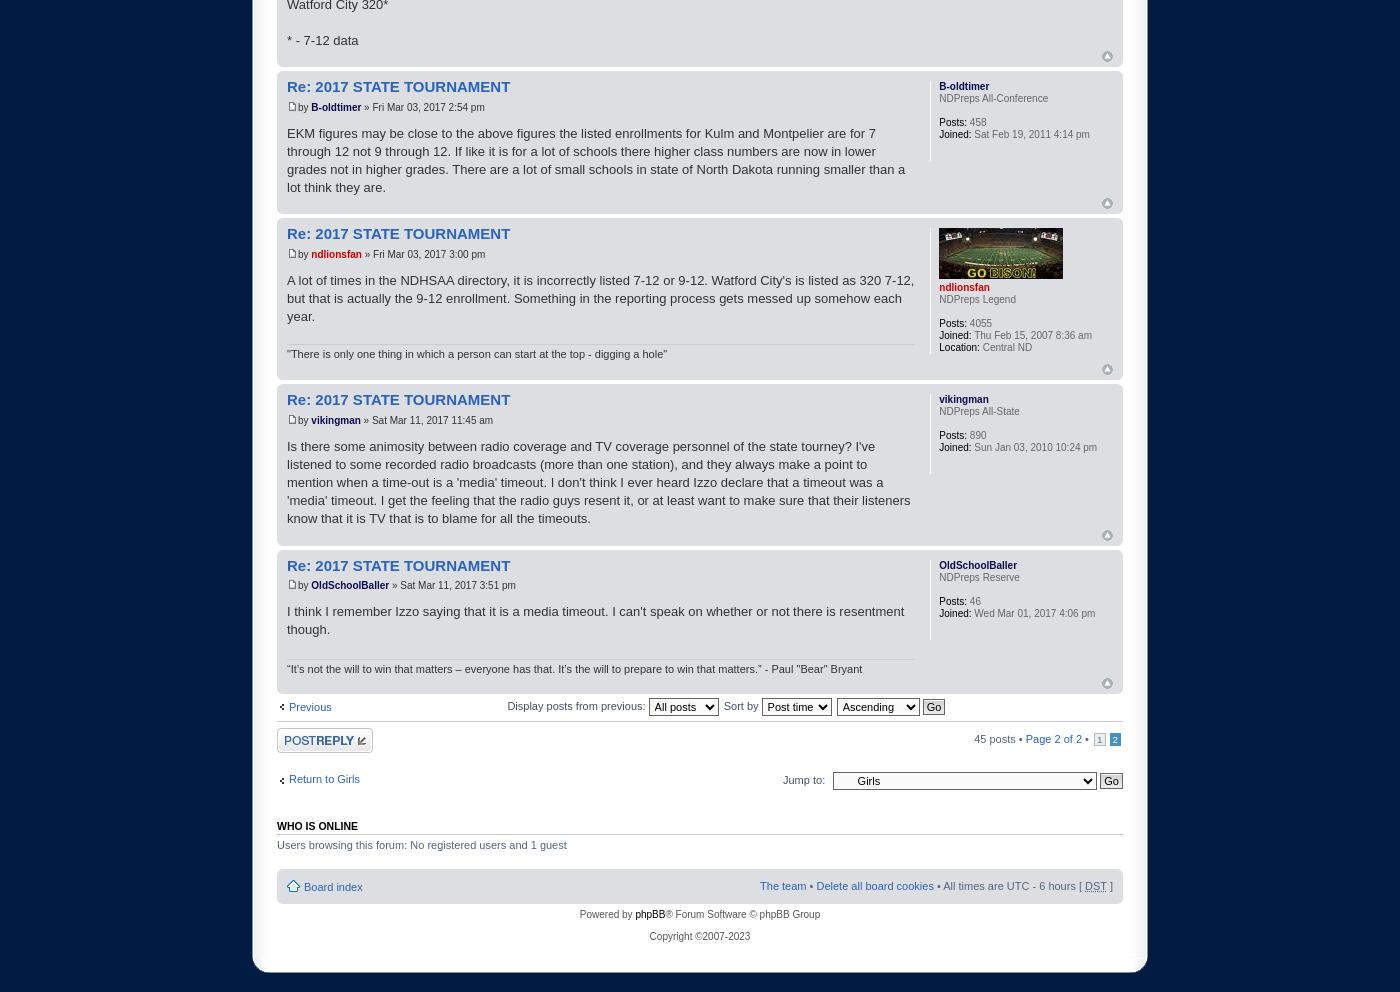 This screenshot has width=1400, height=992. Describe the element at coordinates (422, 105) in the screenshot. I see `'» Fri Mar 03, 2017 2:54 pm'` at that location.